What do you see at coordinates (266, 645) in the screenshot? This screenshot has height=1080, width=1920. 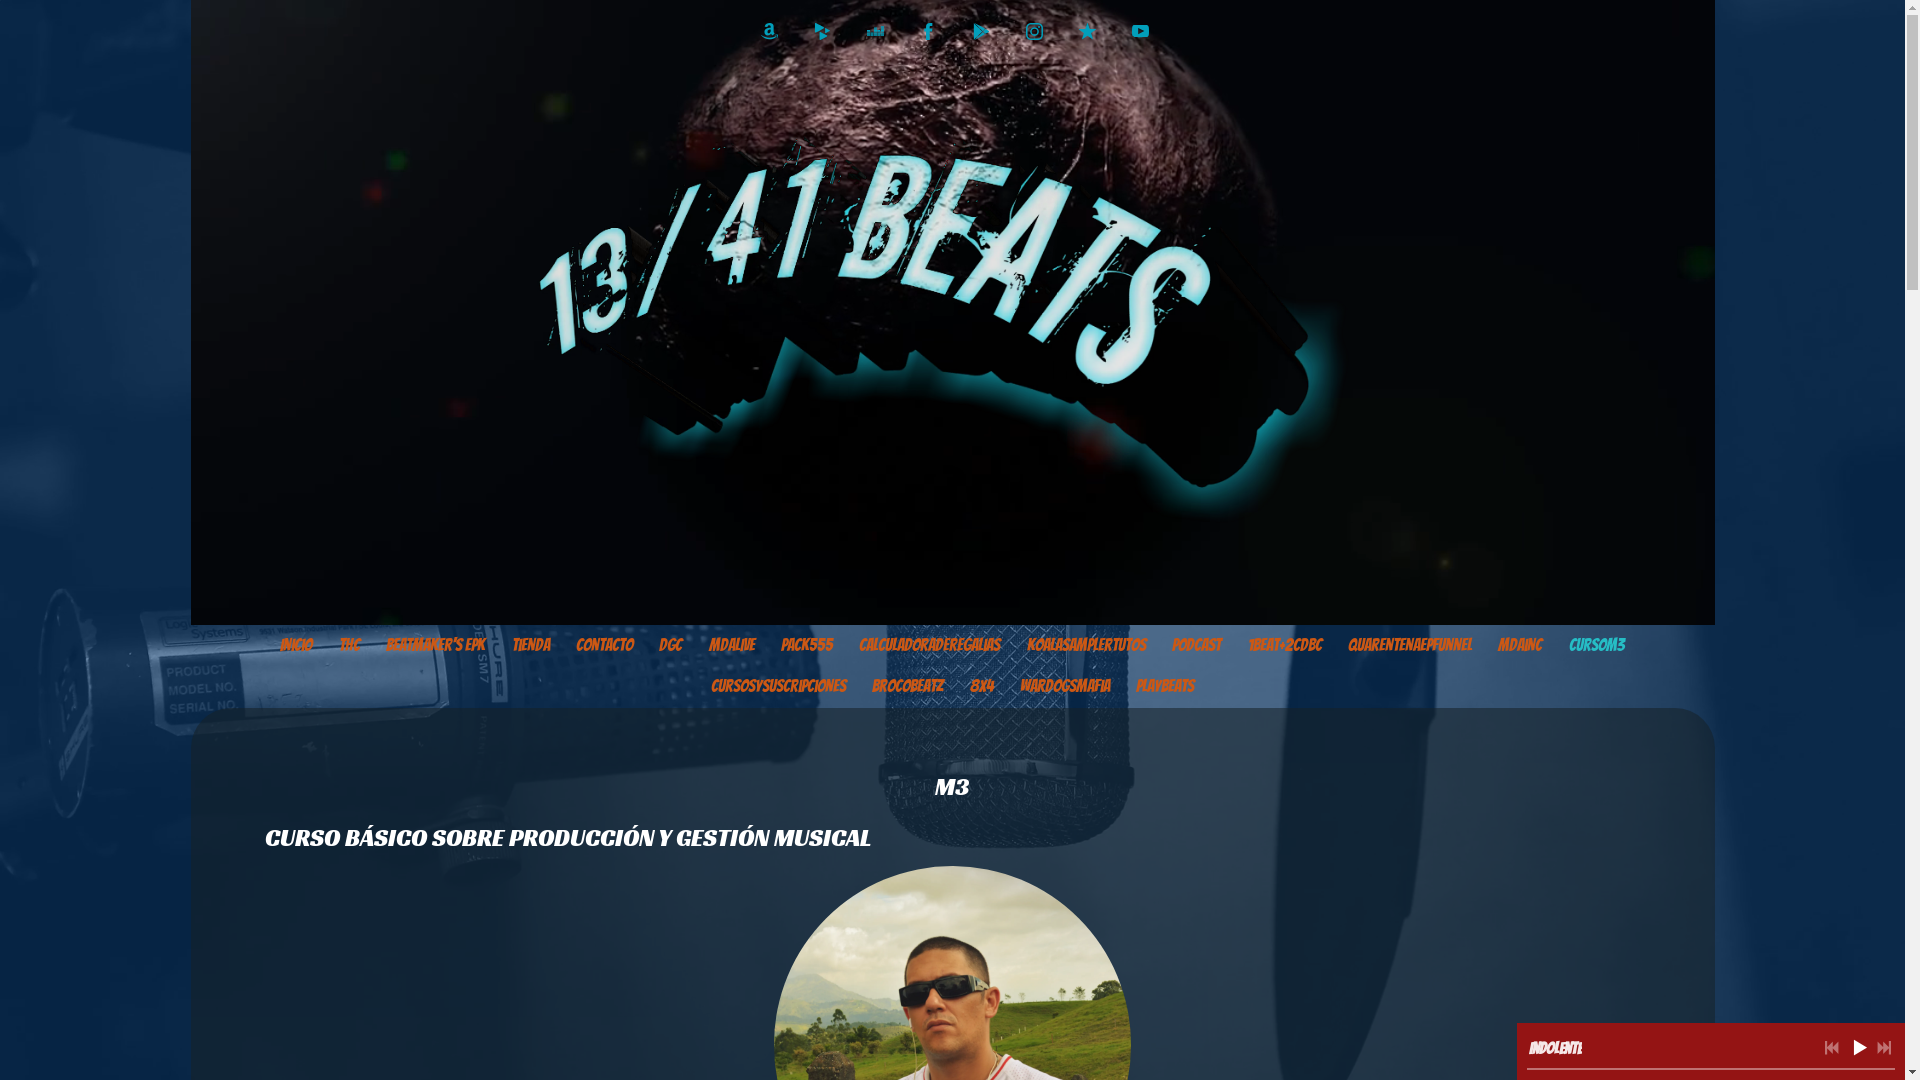 I see `'Inicio'` at bounding box center [266, 645].